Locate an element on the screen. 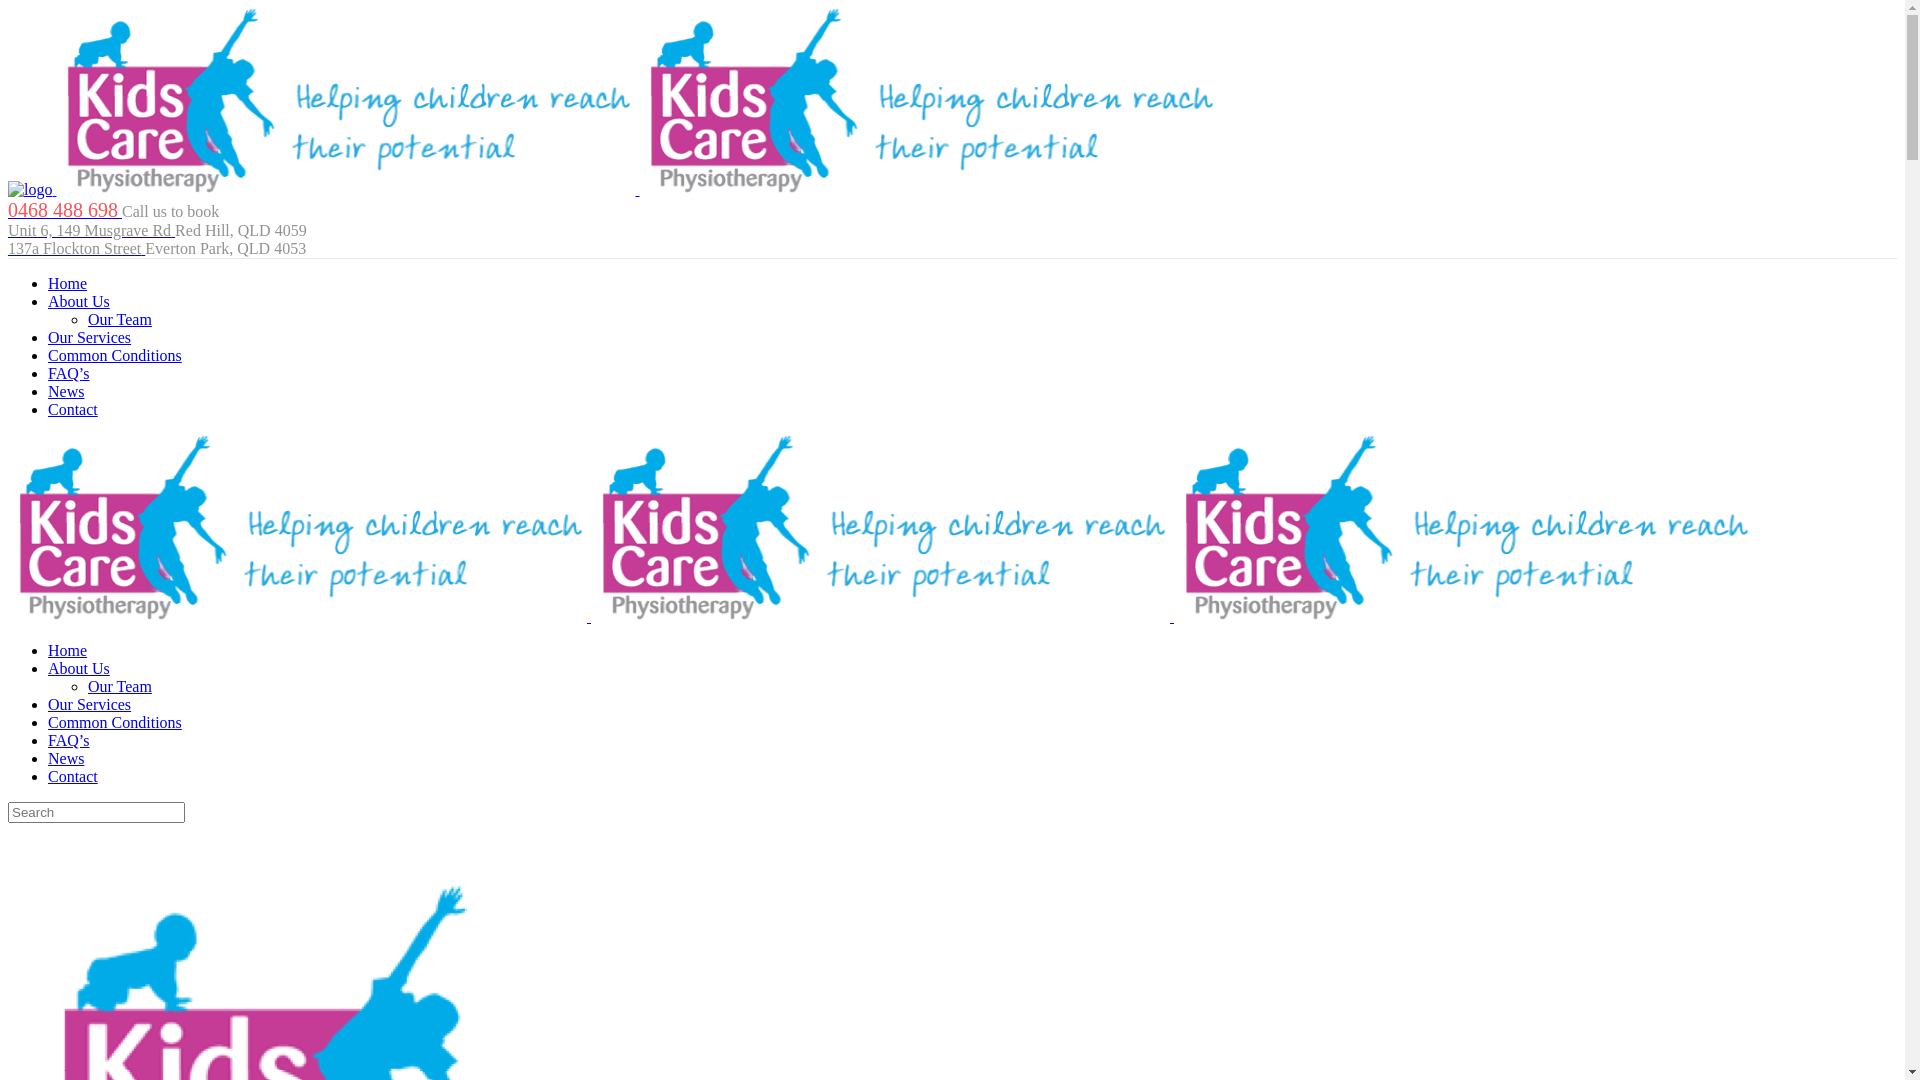 The image size is (1920, 1080). '137a Flockton Street' is located at coordinates (76, 247).